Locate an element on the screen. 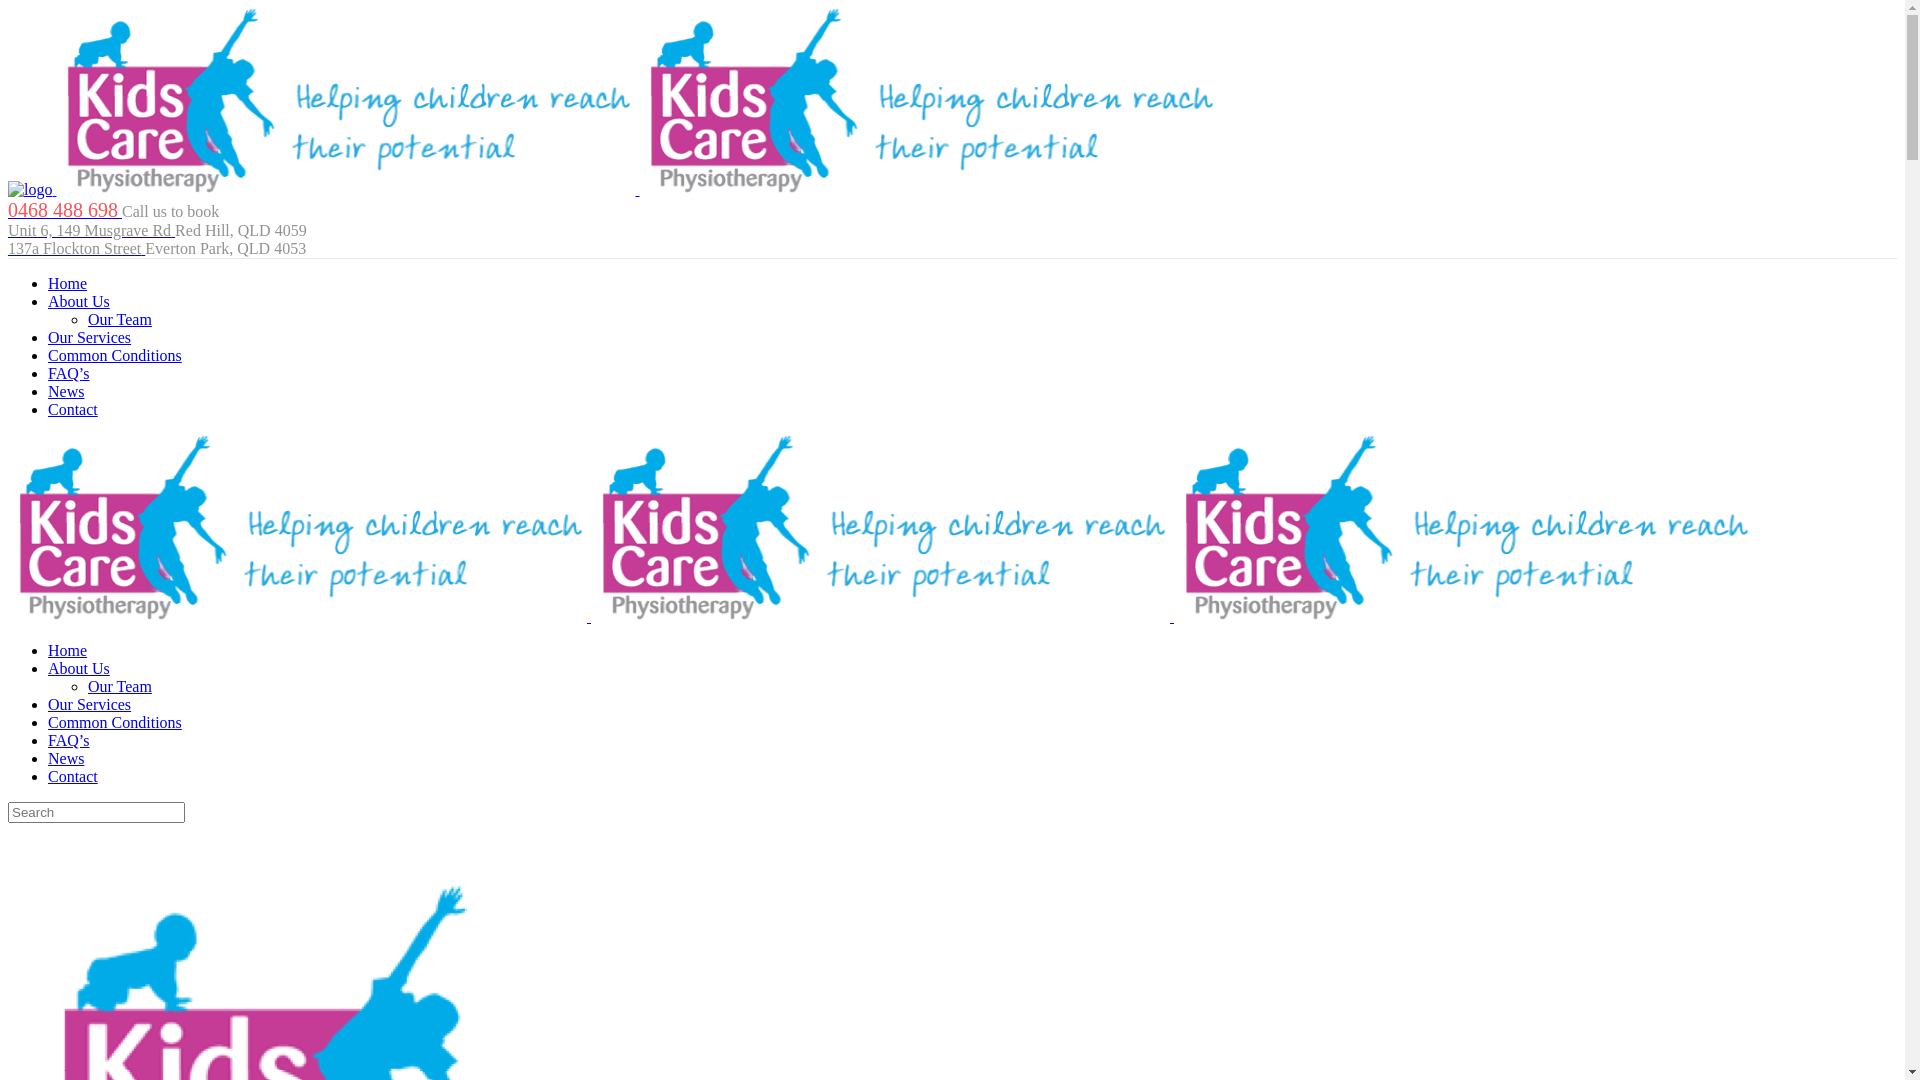 The image size is (1920, 1080). '137a Flockton Street' is located at coordinates (76, 247).